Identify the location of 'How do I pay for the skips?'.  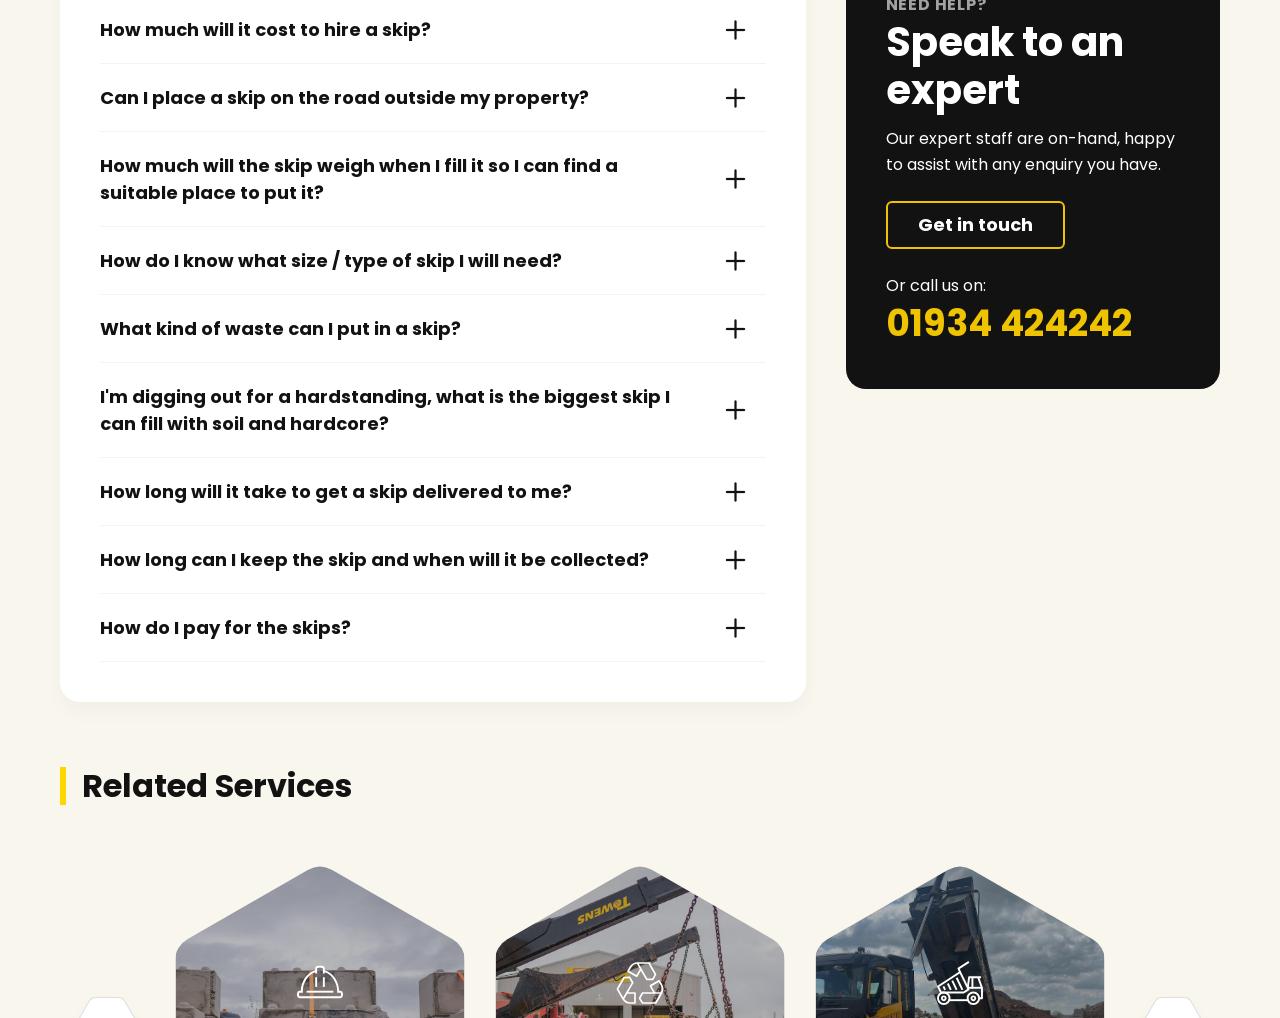
(225, 626).